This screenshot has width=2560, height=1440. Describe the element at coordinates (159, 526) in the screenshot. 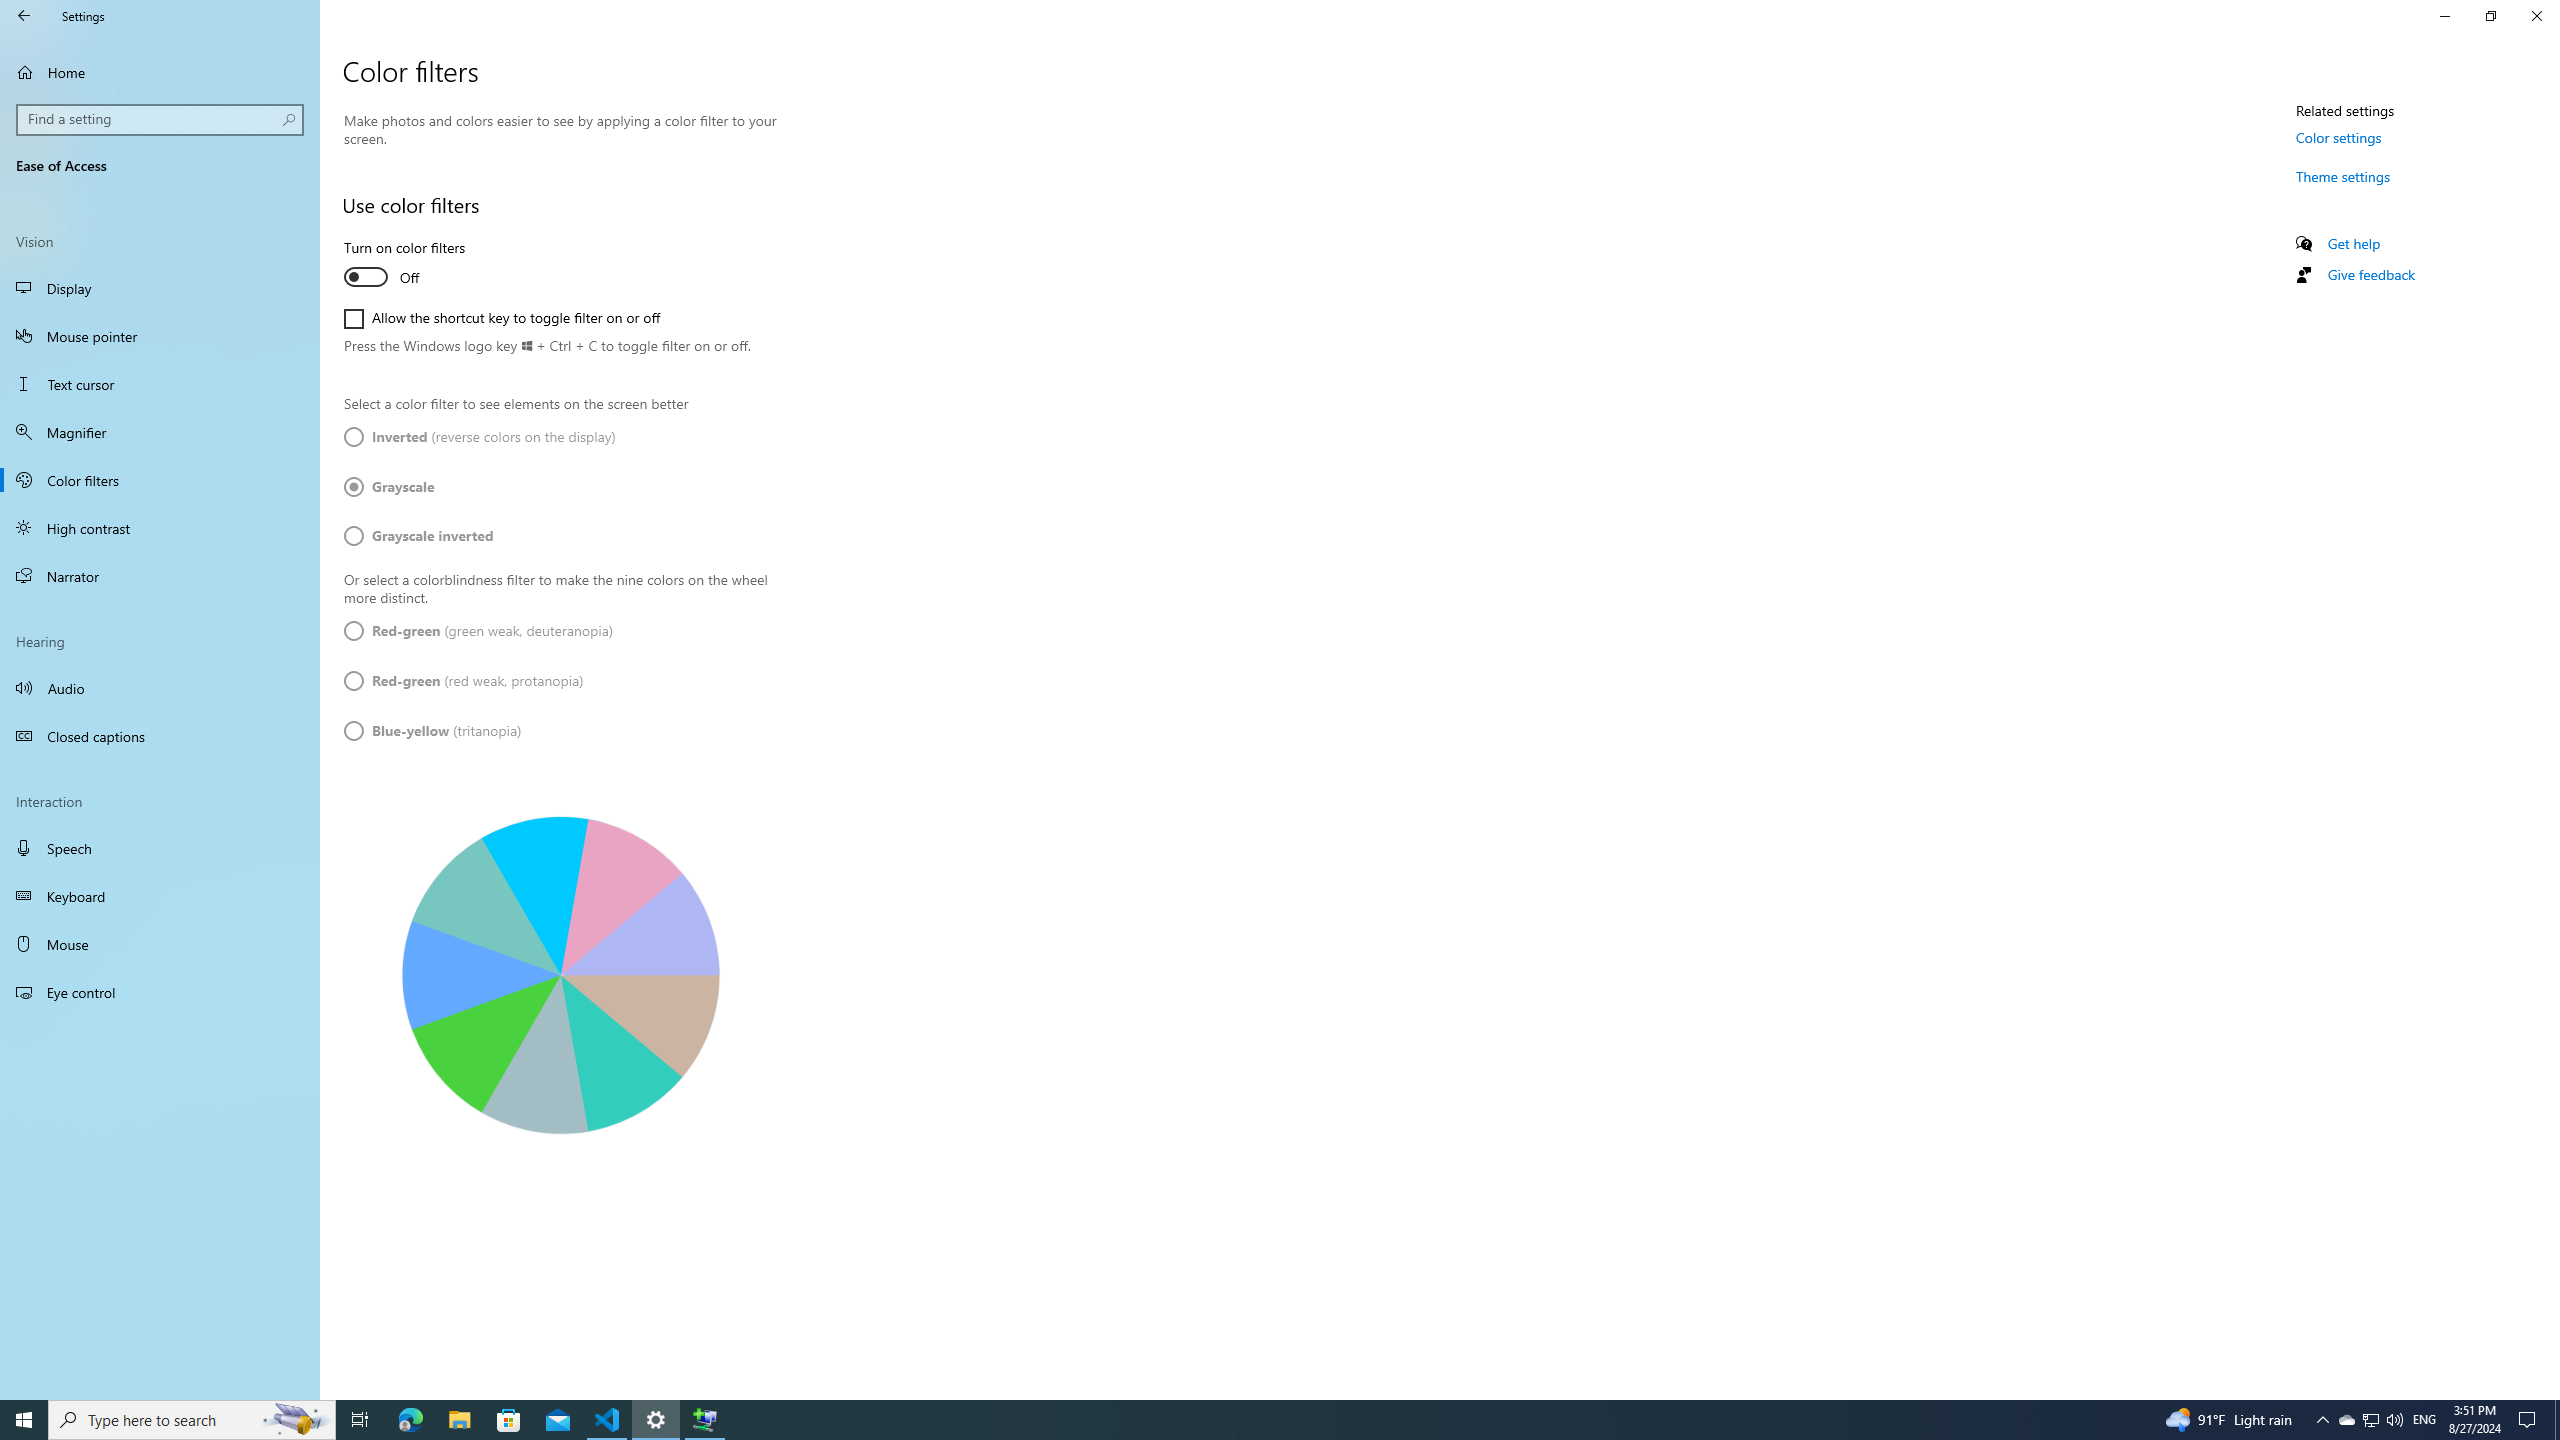

I see `'High contrast'` at that location.